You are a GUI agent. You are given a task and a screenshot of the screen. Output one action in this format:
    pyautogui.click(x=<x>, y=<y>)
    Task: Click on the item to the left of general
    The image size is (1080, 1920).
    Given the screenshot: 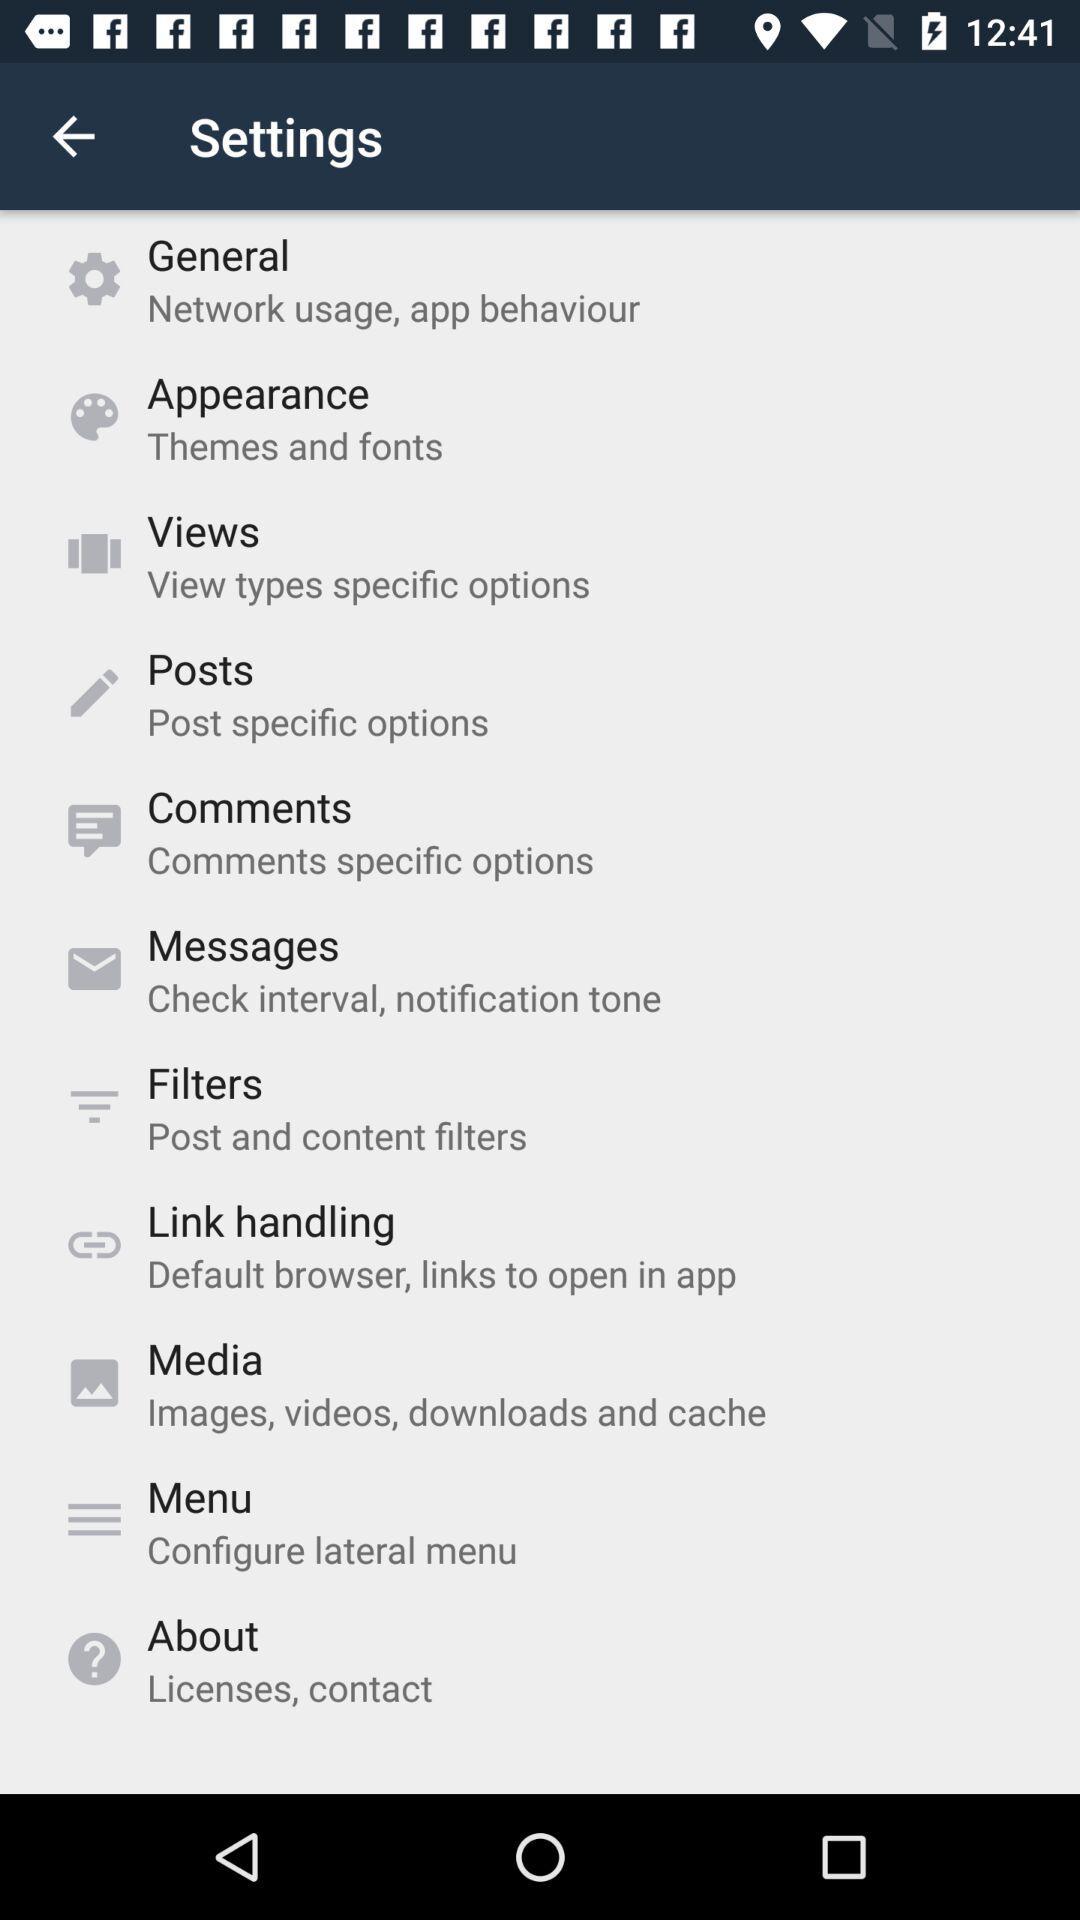 What is the action you would take?
    pyautogui.click(x=72, y=135)
    